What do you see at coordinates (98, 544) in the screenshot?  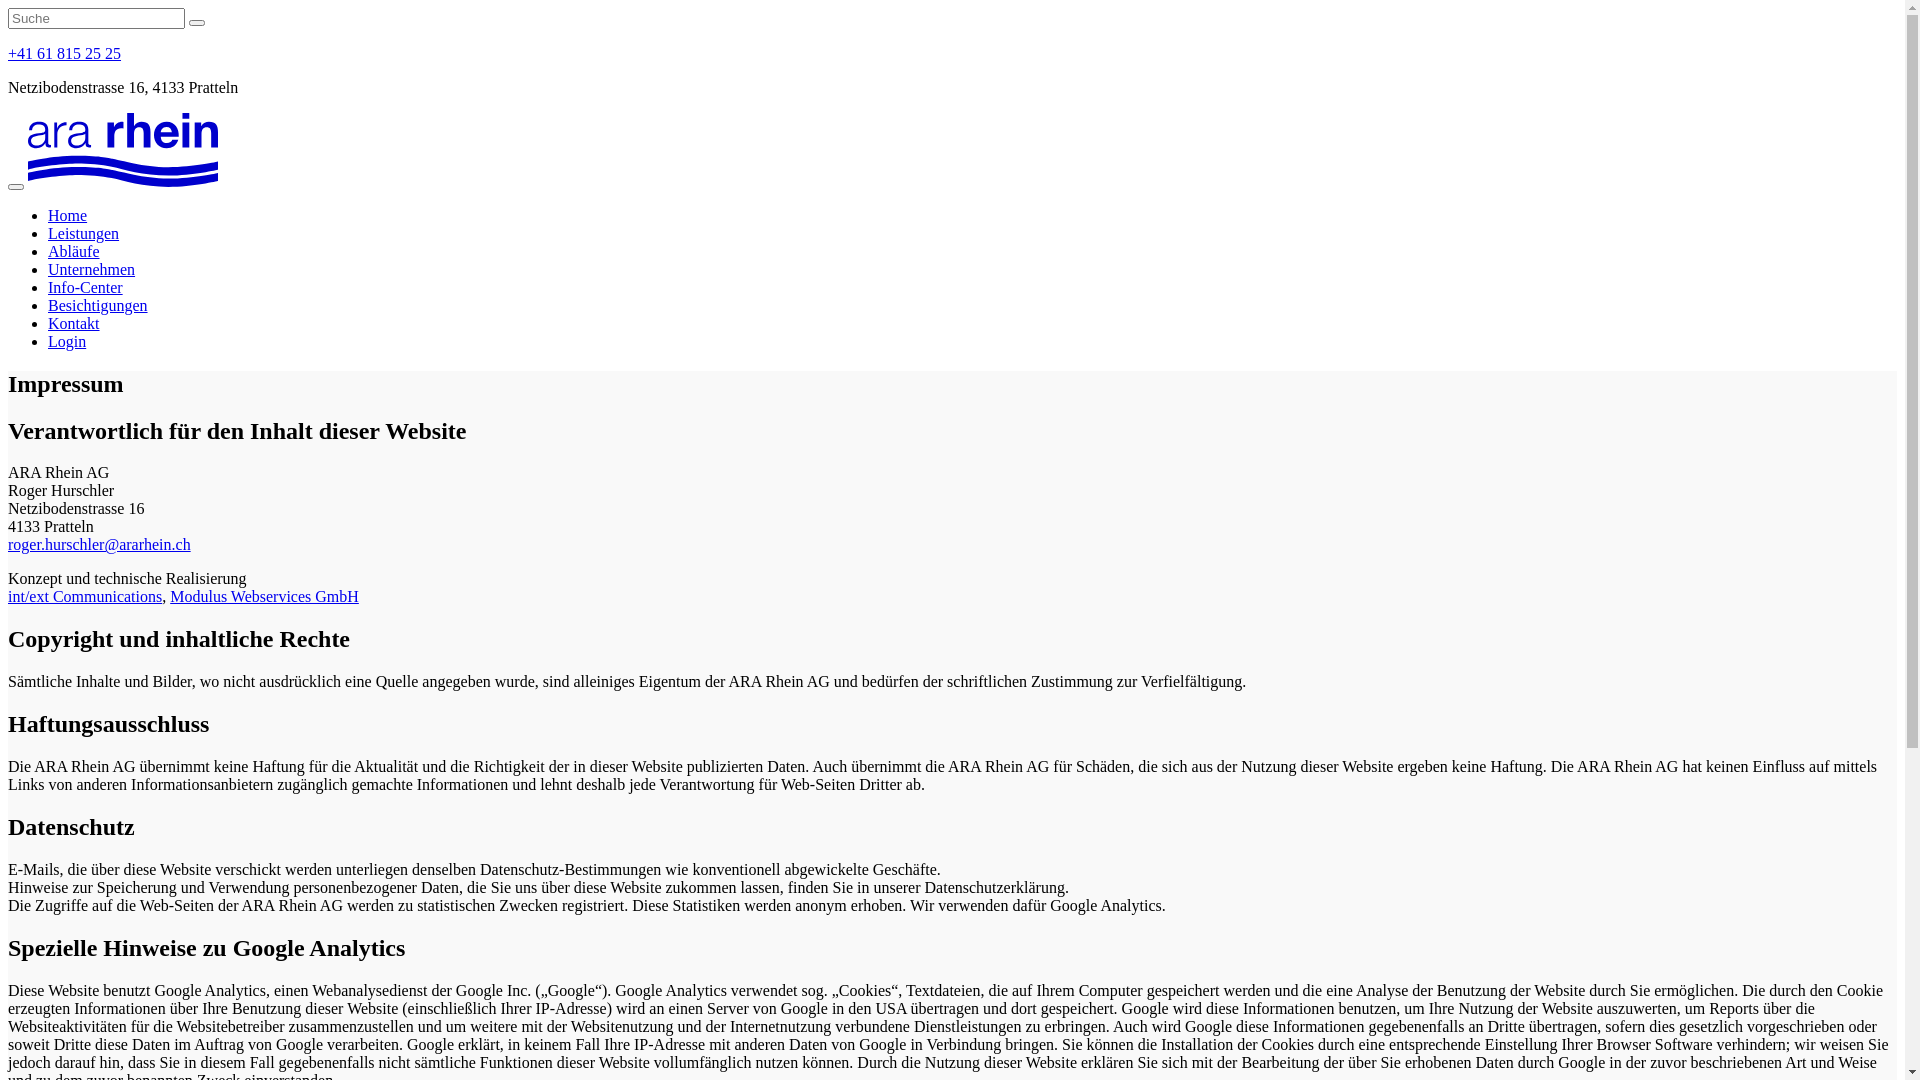 I see `'roger.hurschler@ararhein.ch'` at bounding box center [98, 544].